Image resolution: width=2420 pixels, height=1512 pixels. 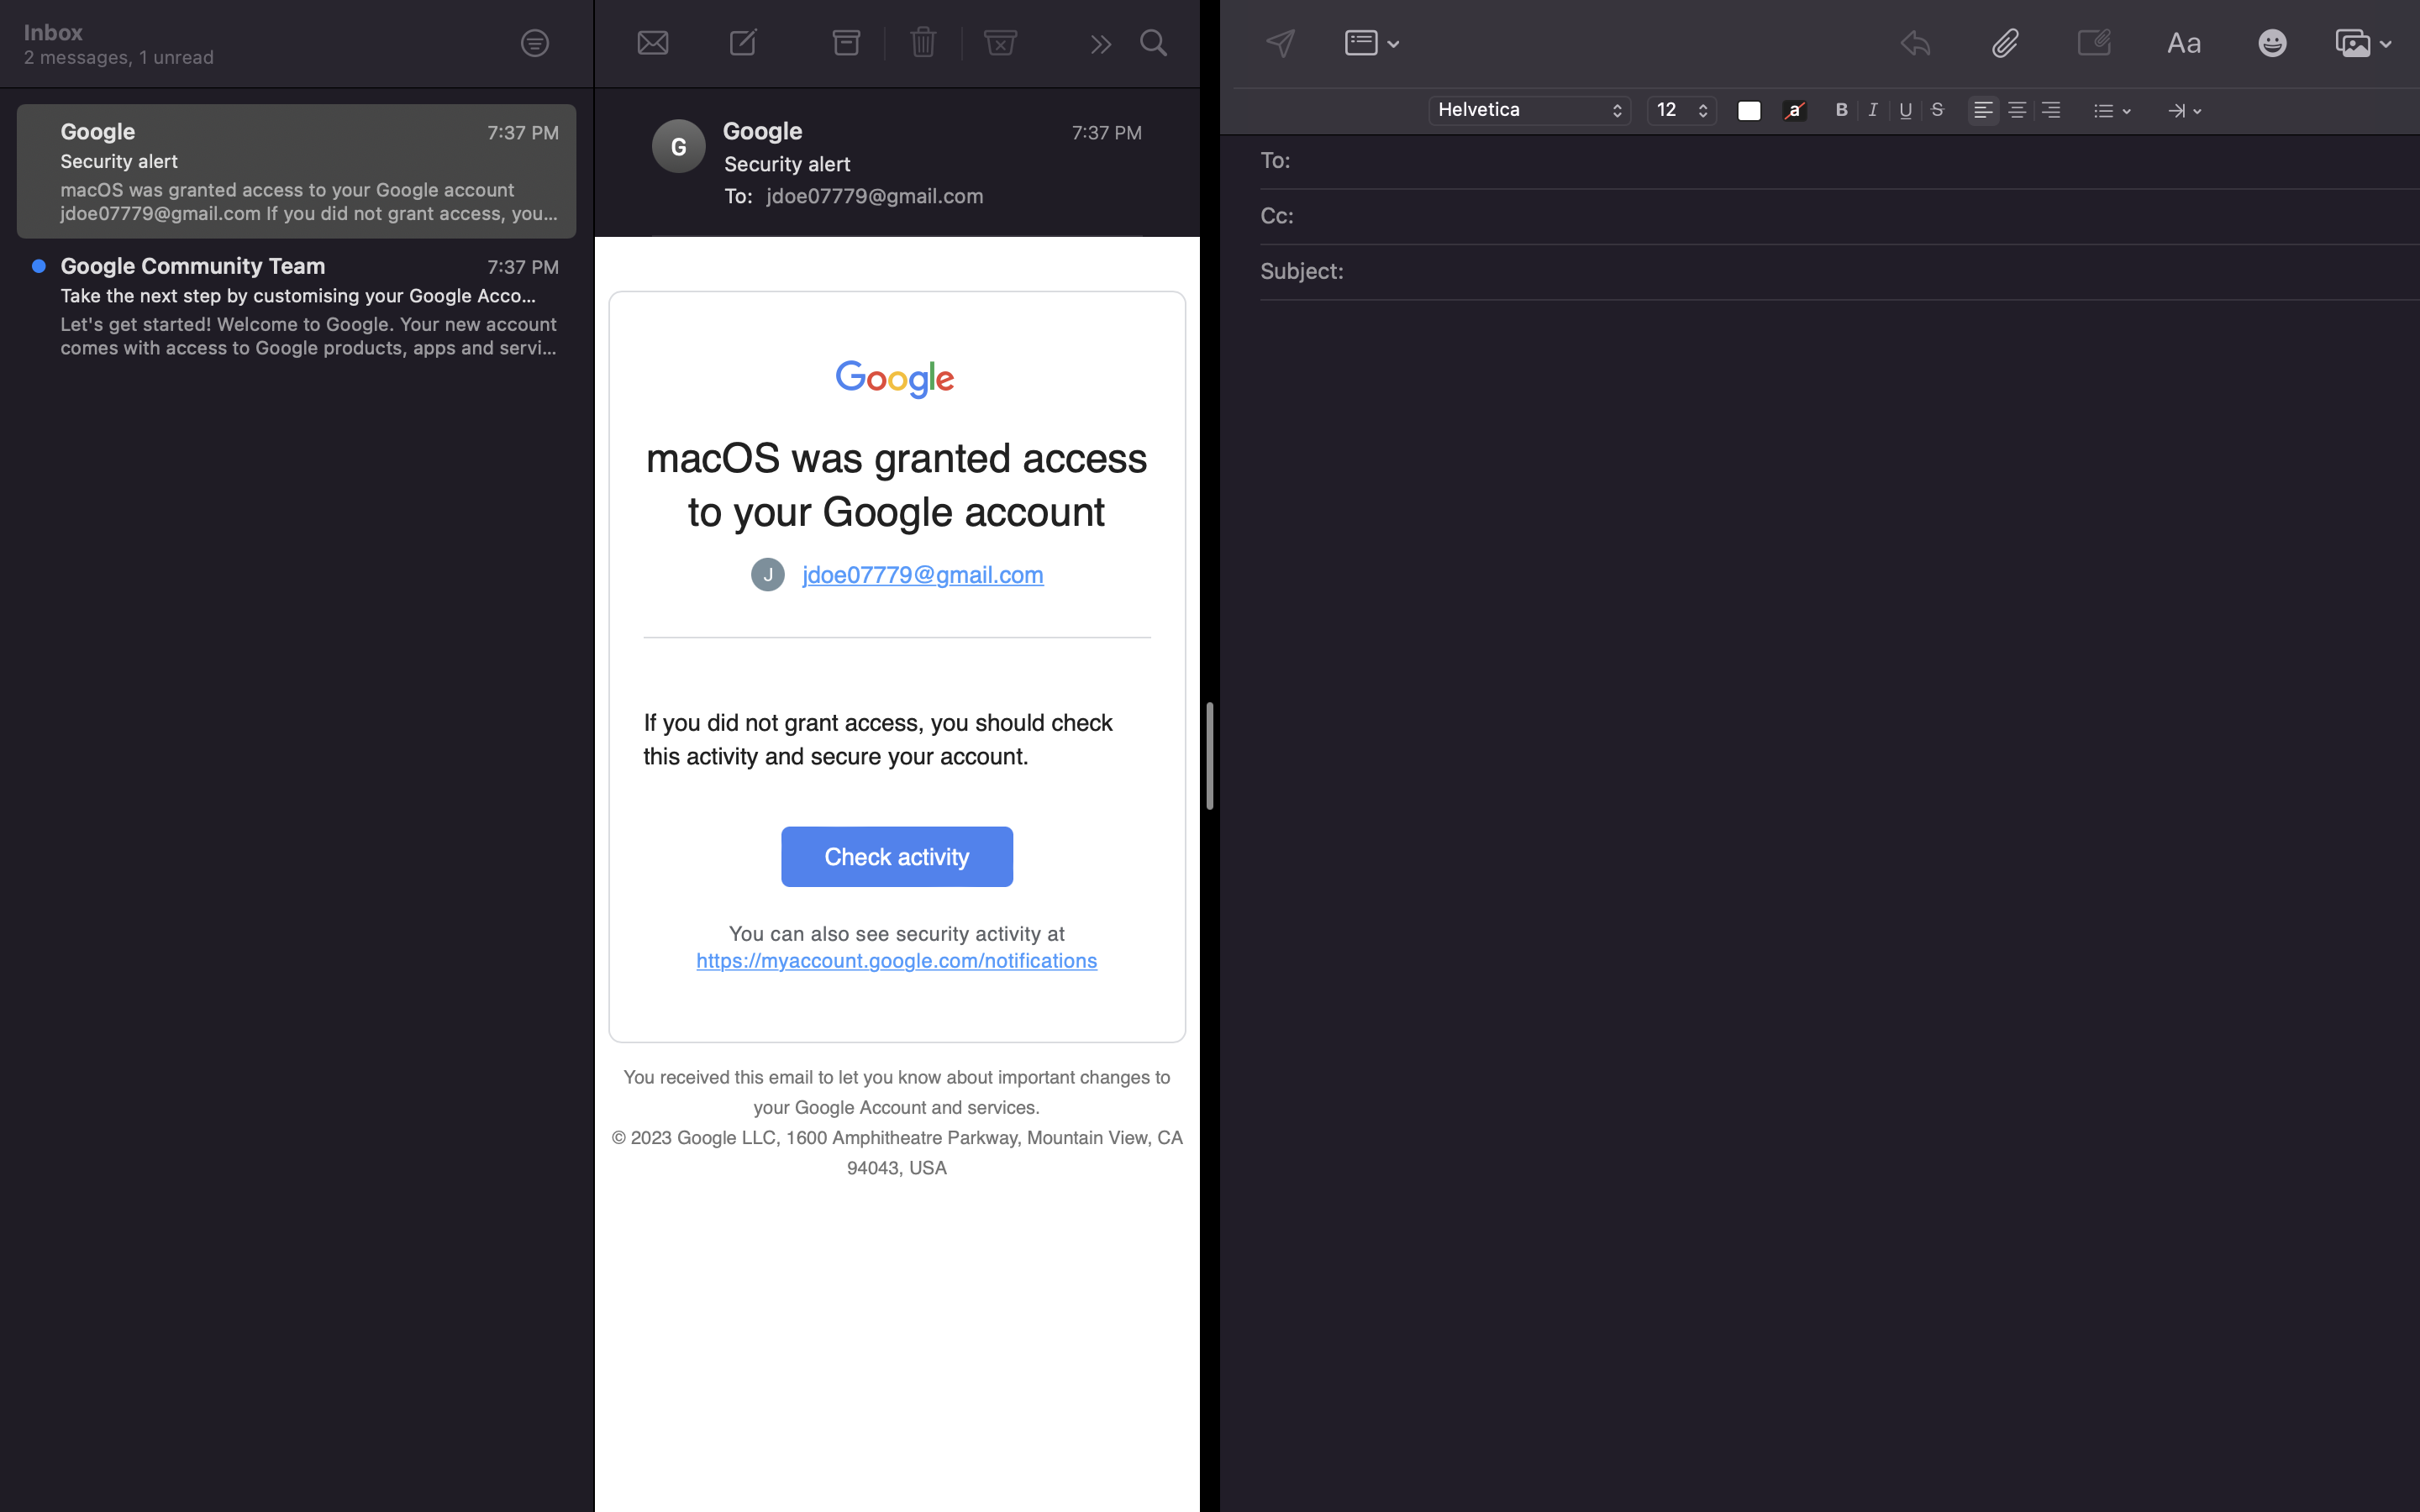 I want to click on Input "beck@gmail.com" into the recipient"s email field, so click(x=1854, y=162).